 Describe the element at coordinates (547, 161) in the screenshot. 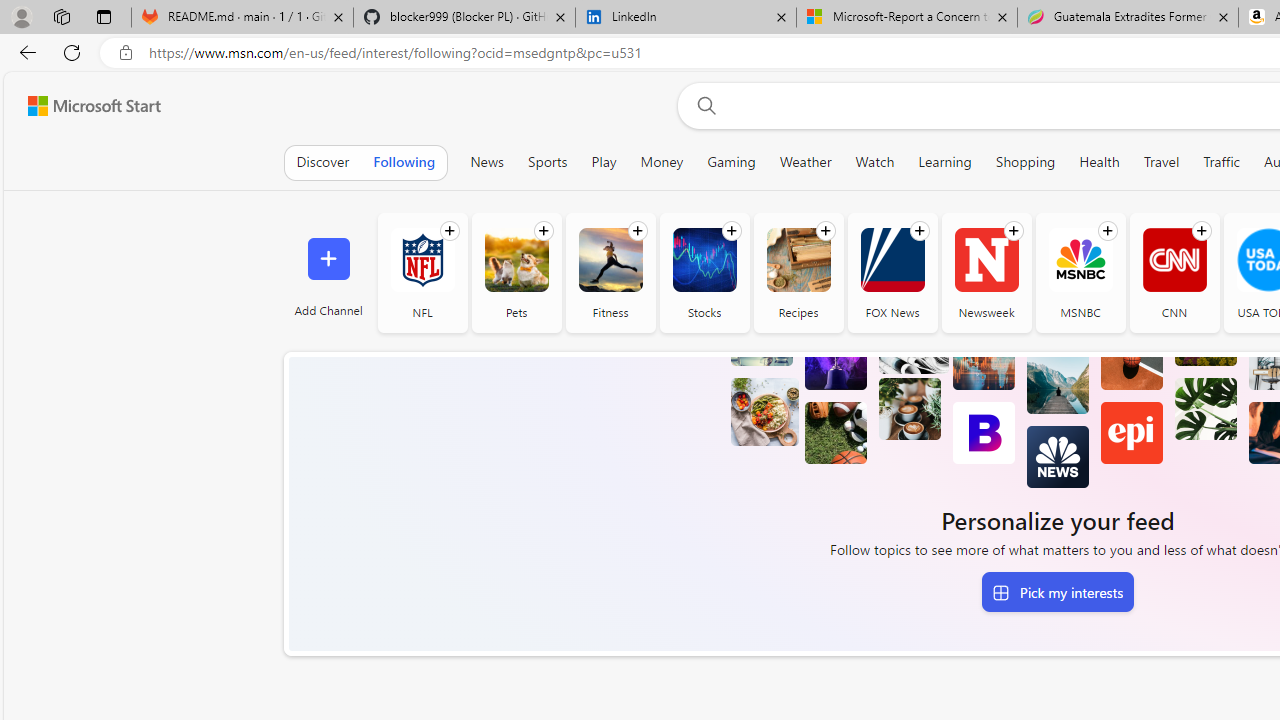

I see `'Sports'` at that location.